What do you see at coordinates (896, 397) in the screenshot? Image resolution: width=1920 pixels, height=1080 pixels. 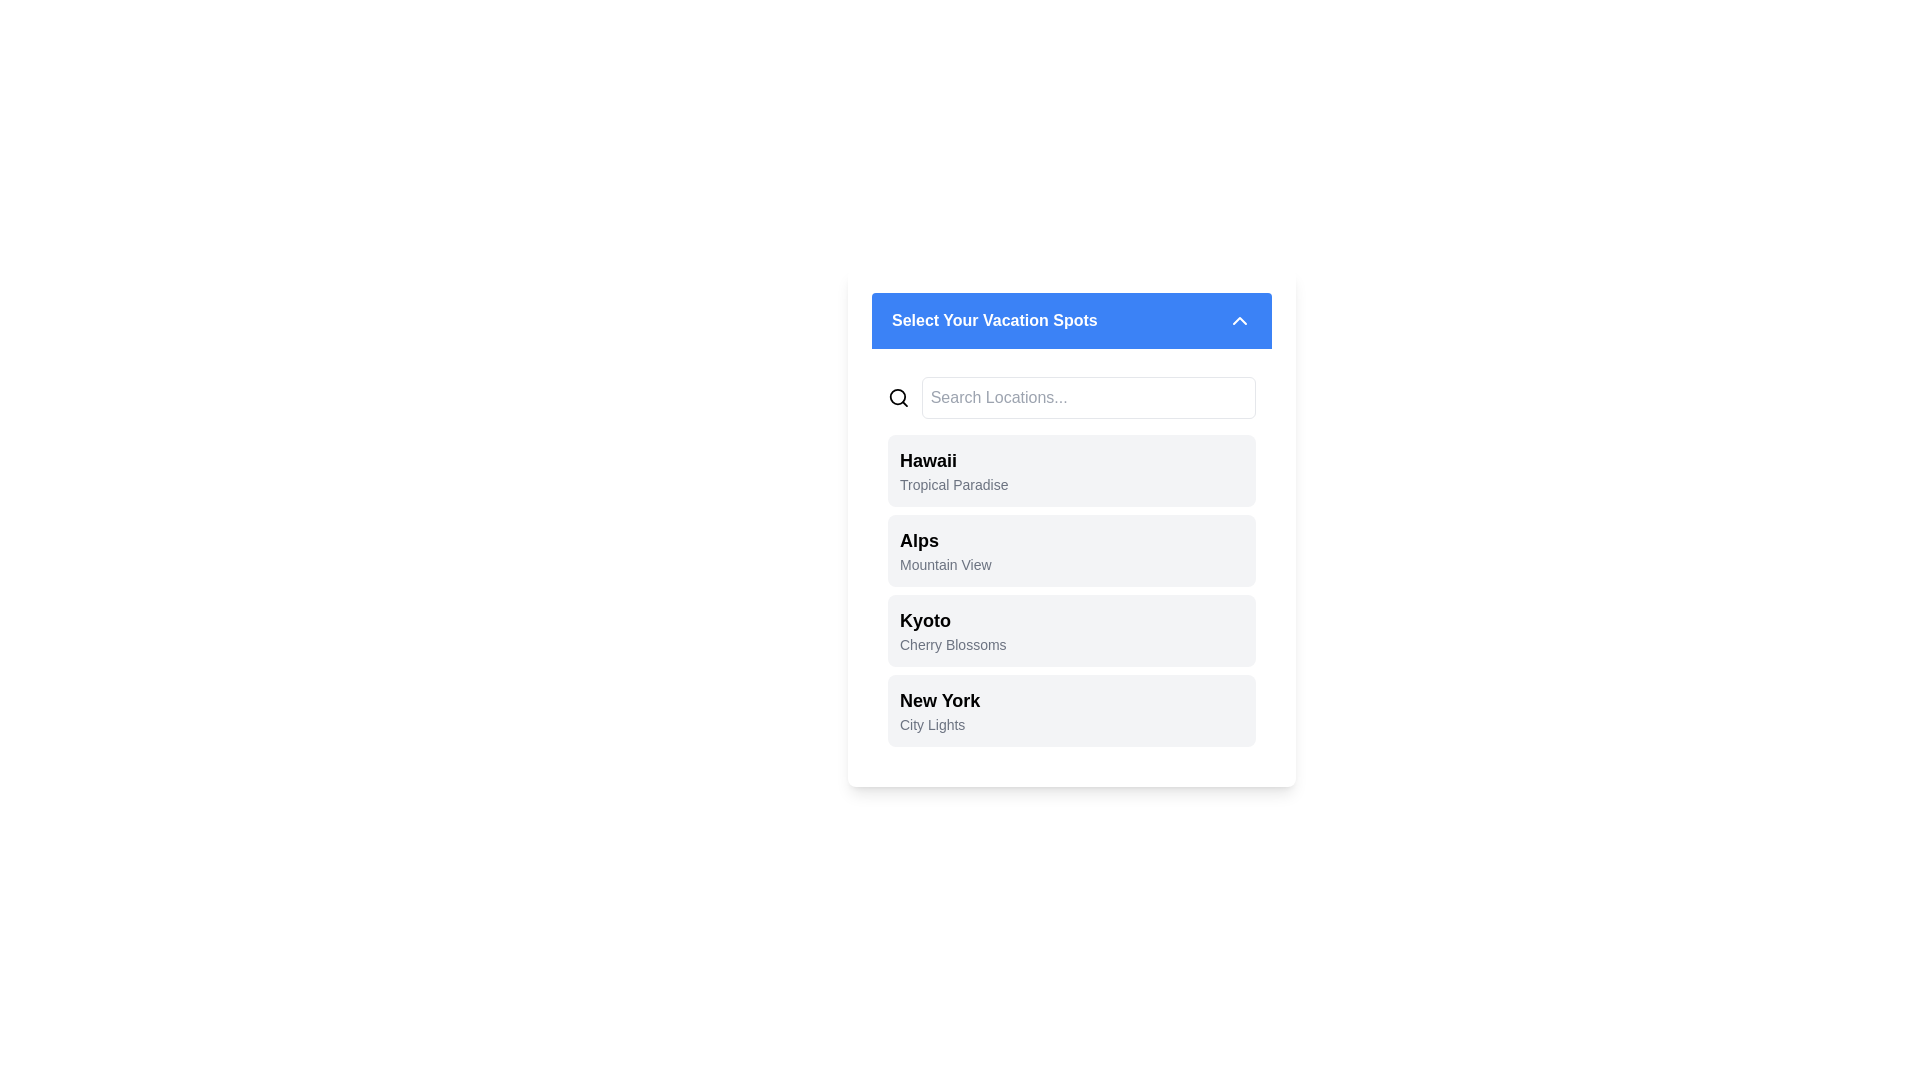 I see `the circular lens element of the magnifying glass icon, which visually represents the search functionality` at bounding box center [896, 397].